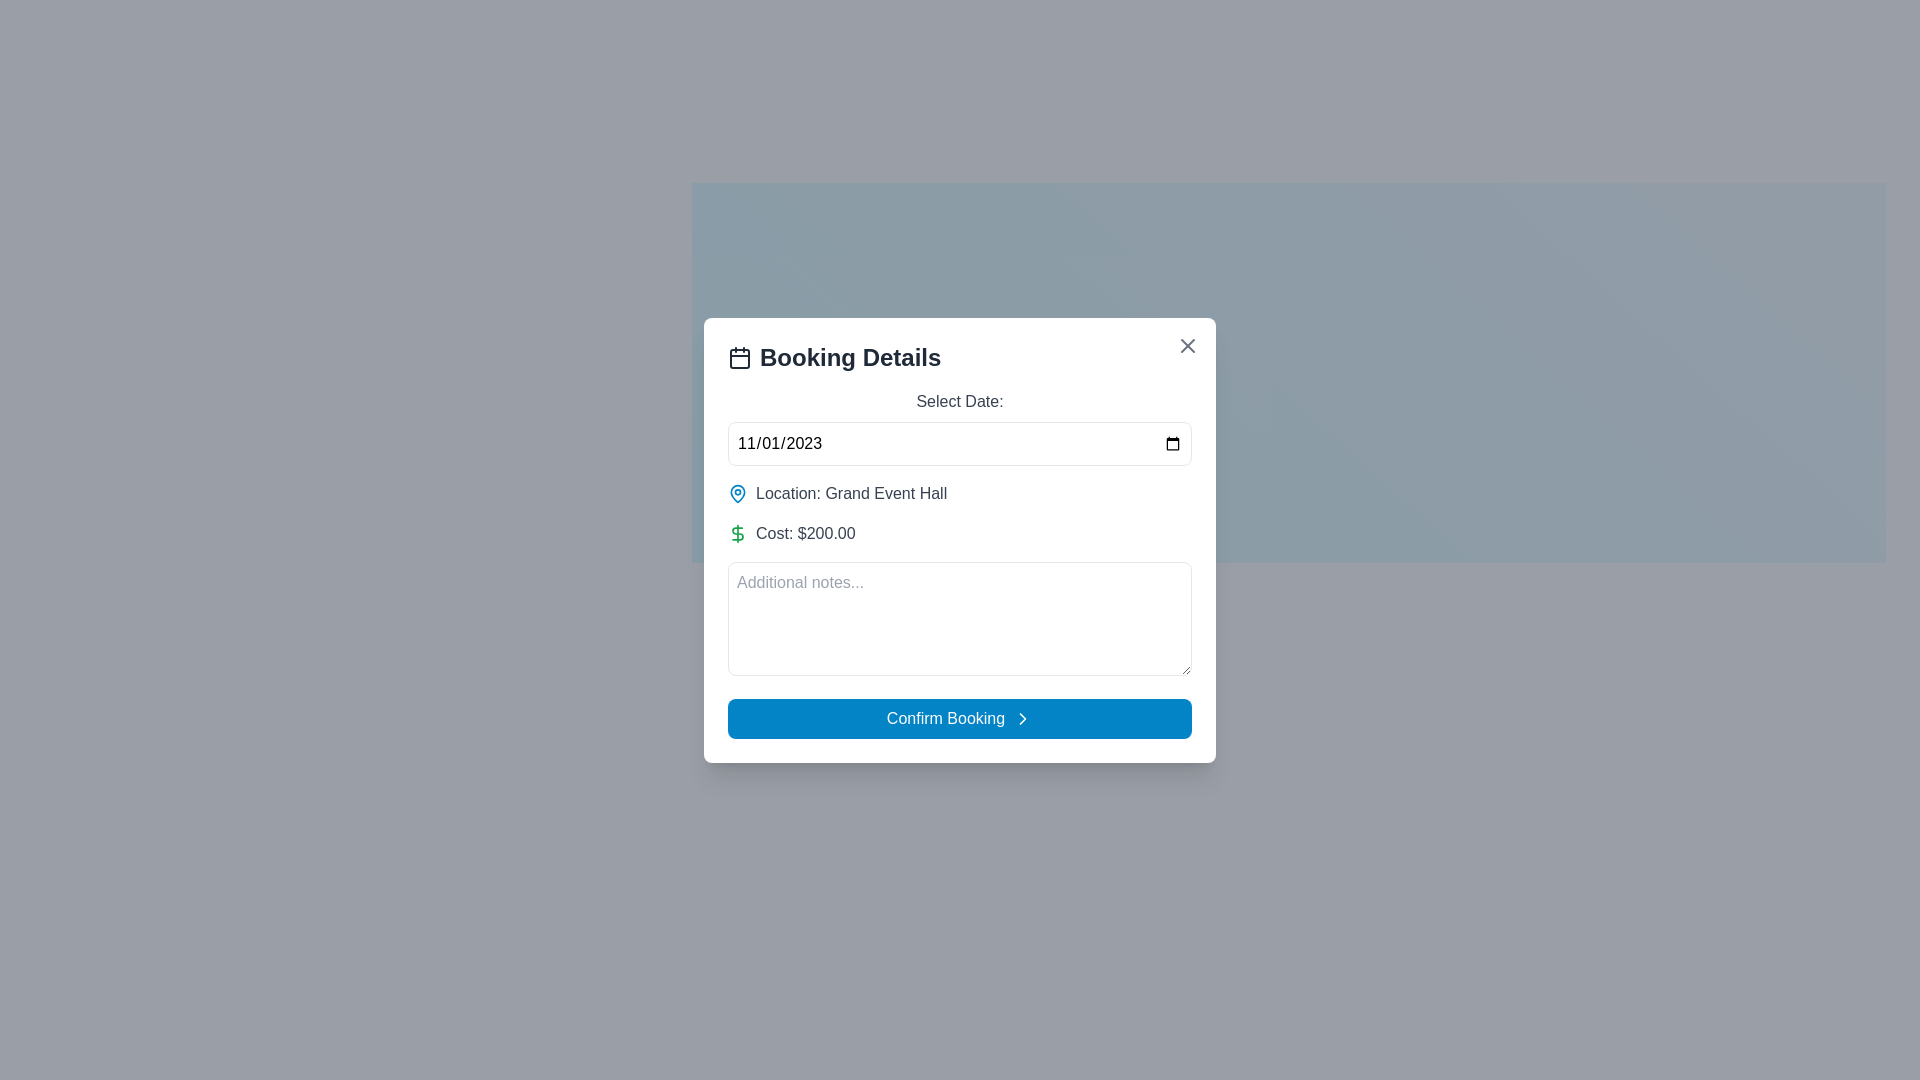  What do you see at coordinates (737, 532) in the screenshot?
I see `the green dollar sign icon located in the 'Cost' row of the booking details section, which precedes the text 'Cost: $200.00'` at bounding box center [737, 532].